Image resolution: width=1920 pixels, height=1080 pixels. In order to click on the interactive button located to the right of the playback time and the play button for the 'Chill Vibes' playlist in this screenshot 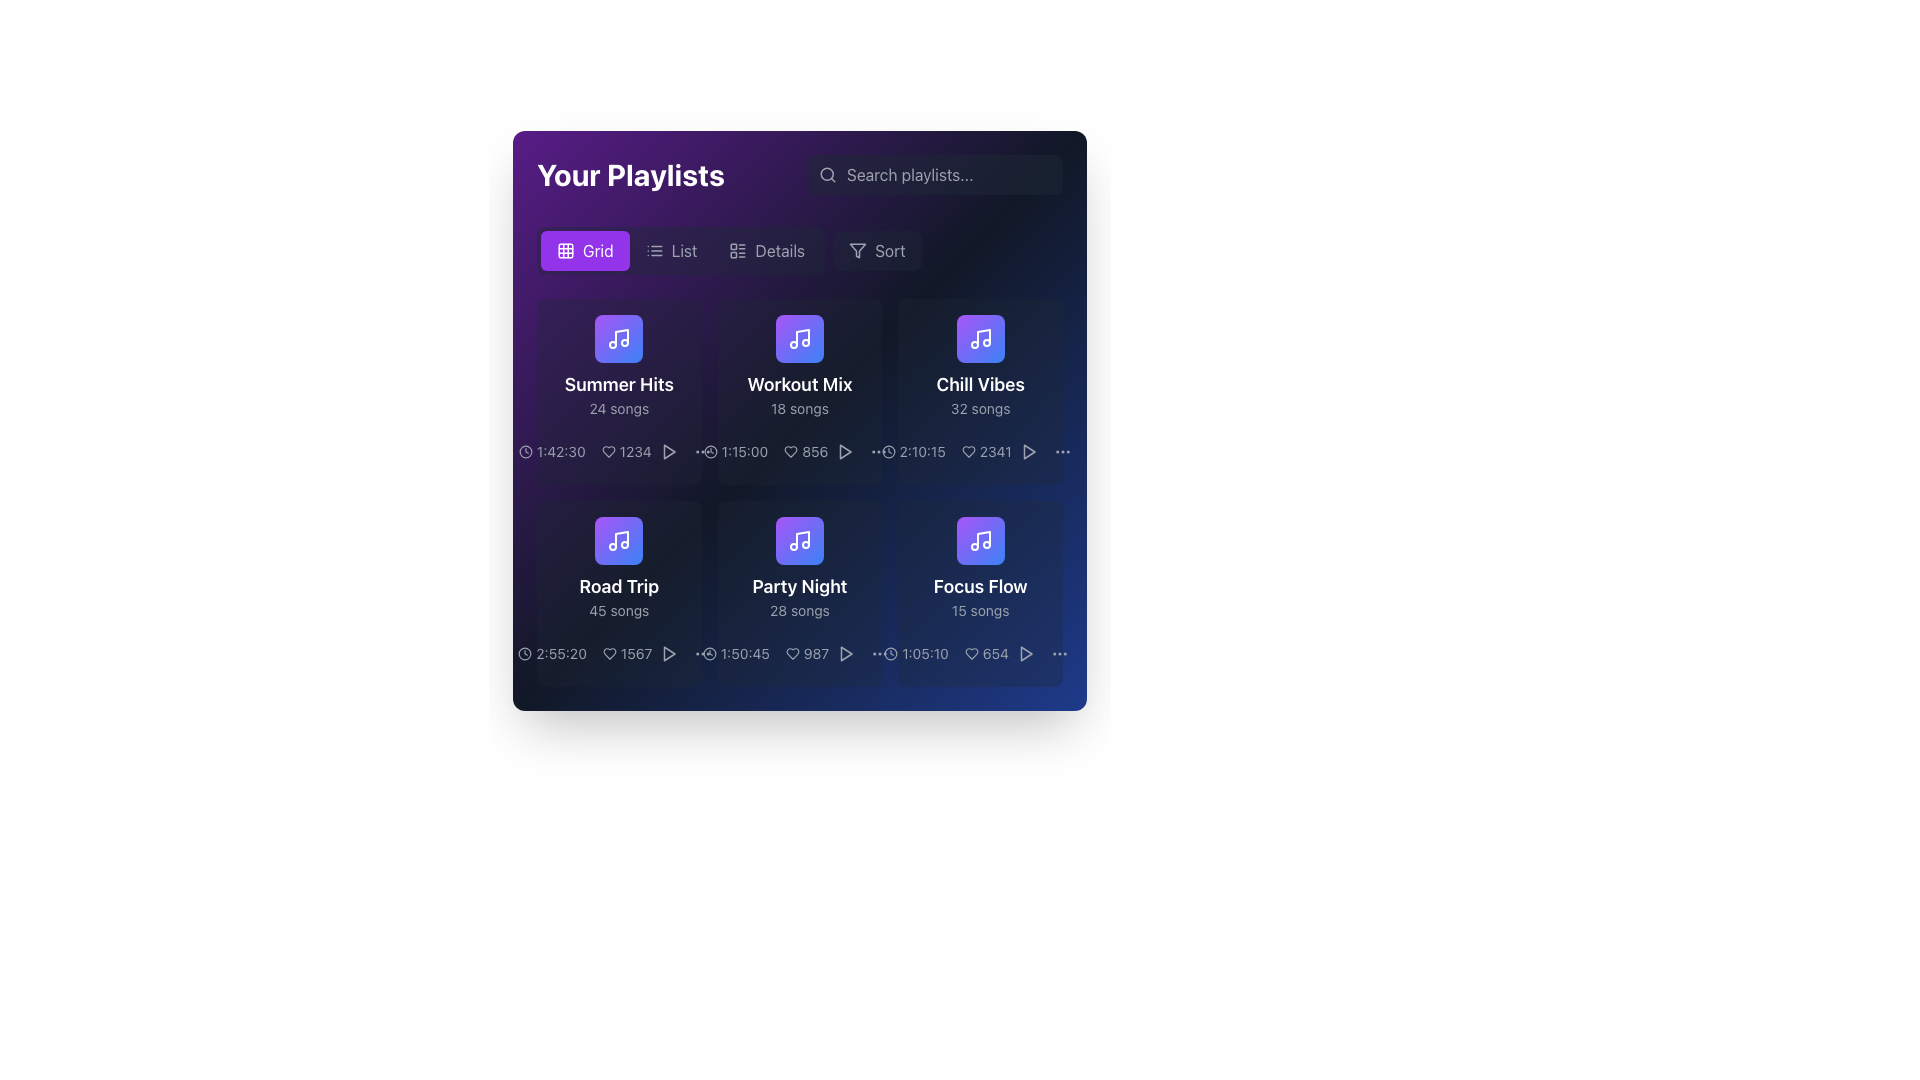, I will do `click(879, 451)`.